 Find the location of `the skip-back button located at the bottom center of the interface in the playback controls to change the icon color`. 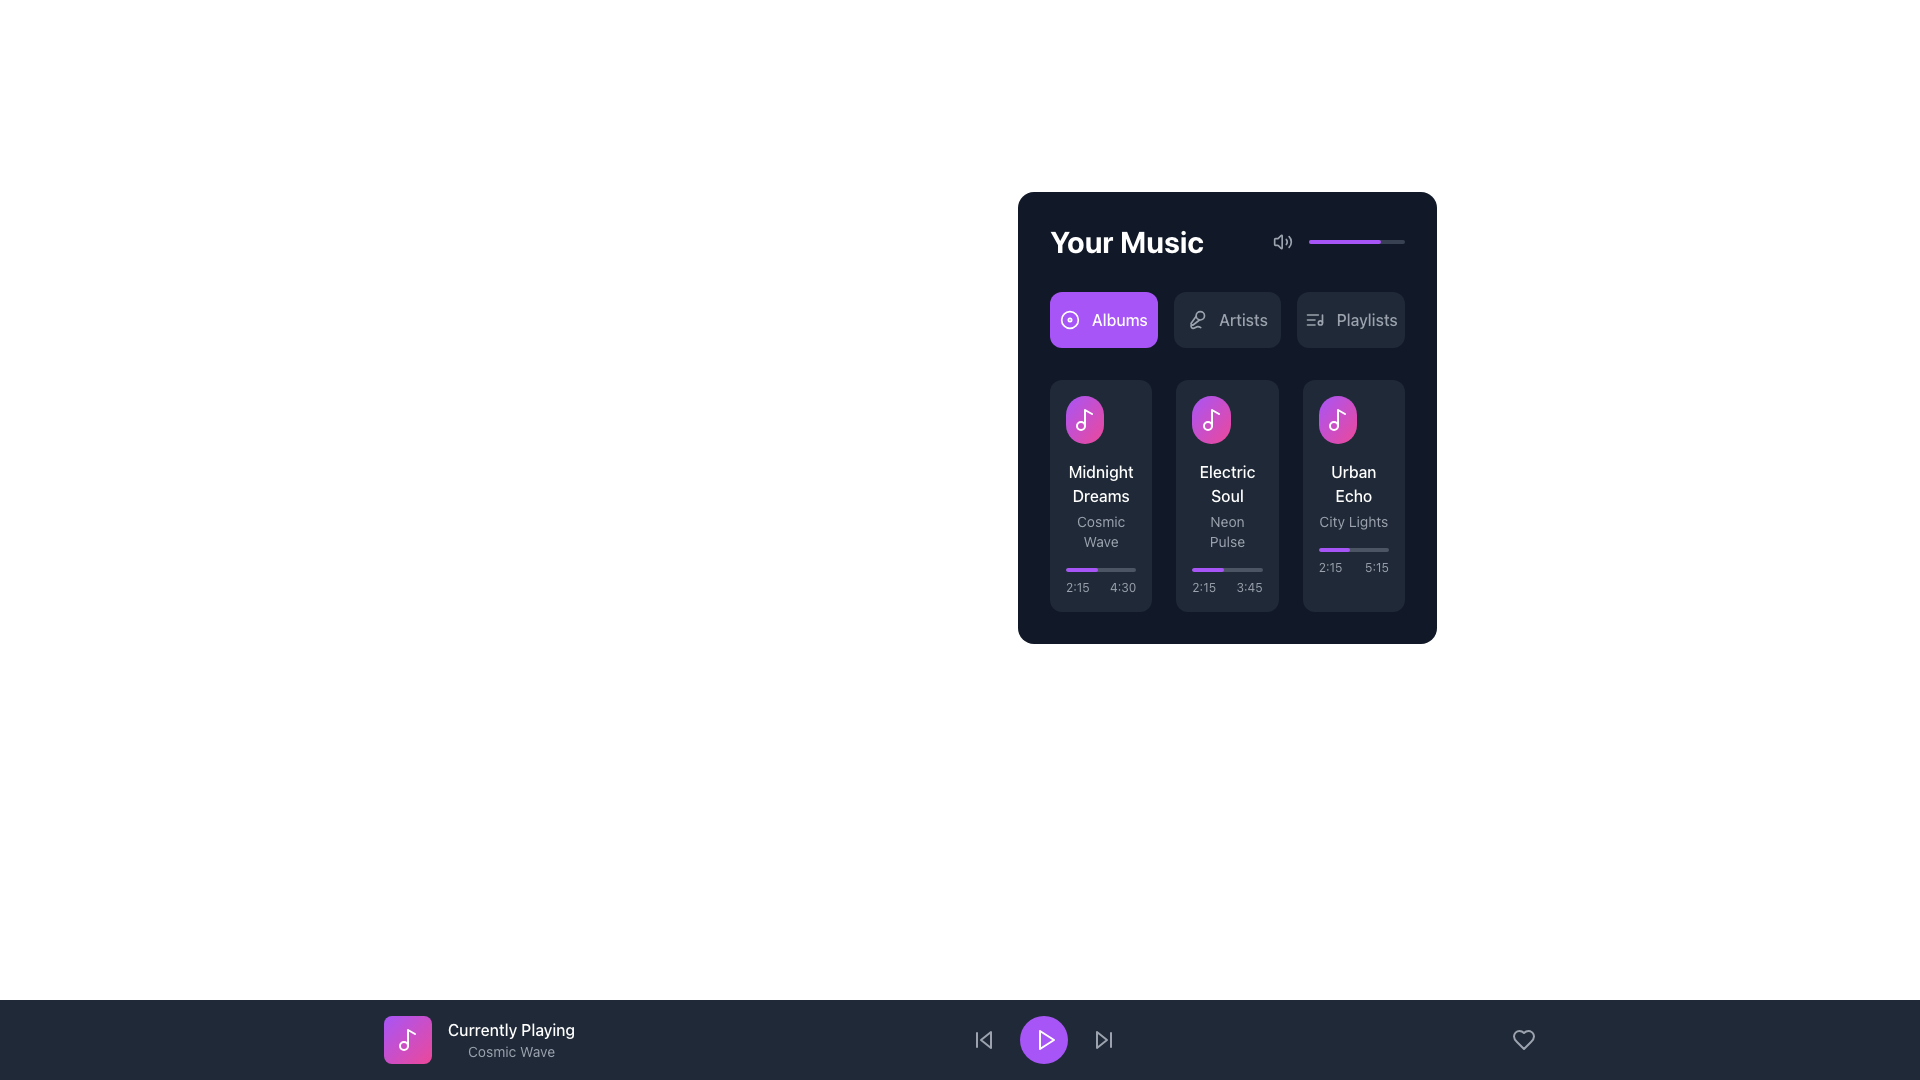

the skip-back button located at the bottom center of the interface in the playback controls to change the icon color is located at coordinates (983, 1039).